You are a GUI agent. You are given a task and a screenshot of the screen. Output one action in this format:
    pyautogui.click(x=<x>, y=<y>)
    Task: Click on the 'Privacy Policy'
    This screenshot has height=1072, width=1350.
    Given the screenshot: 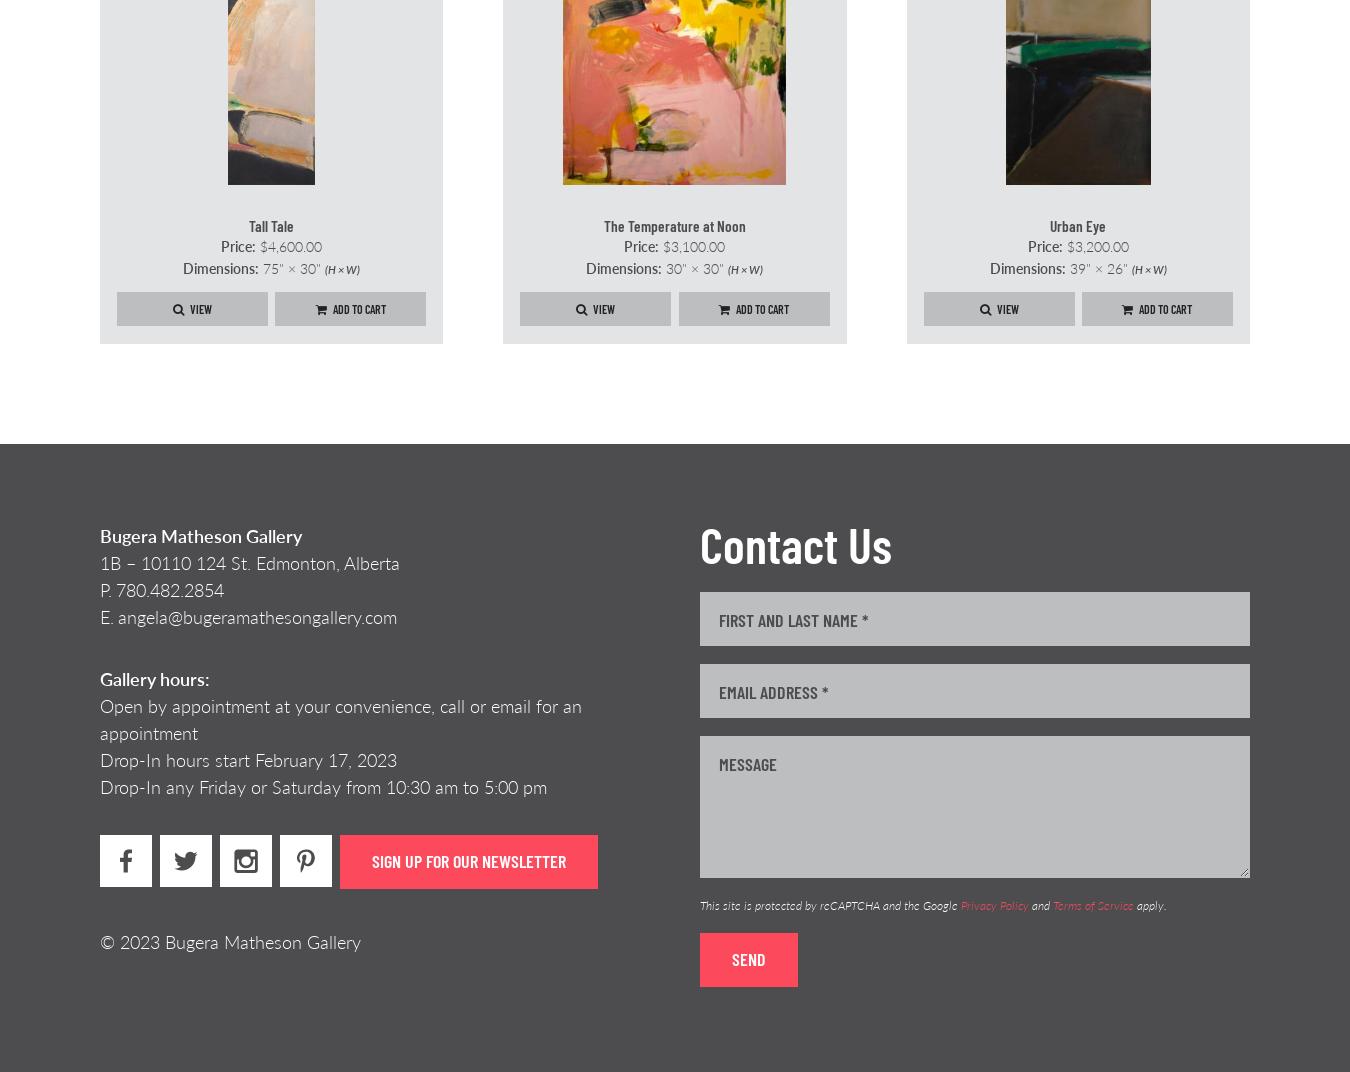 What is the action you would take?
    pyautogui.click(x=993, y=905)
    